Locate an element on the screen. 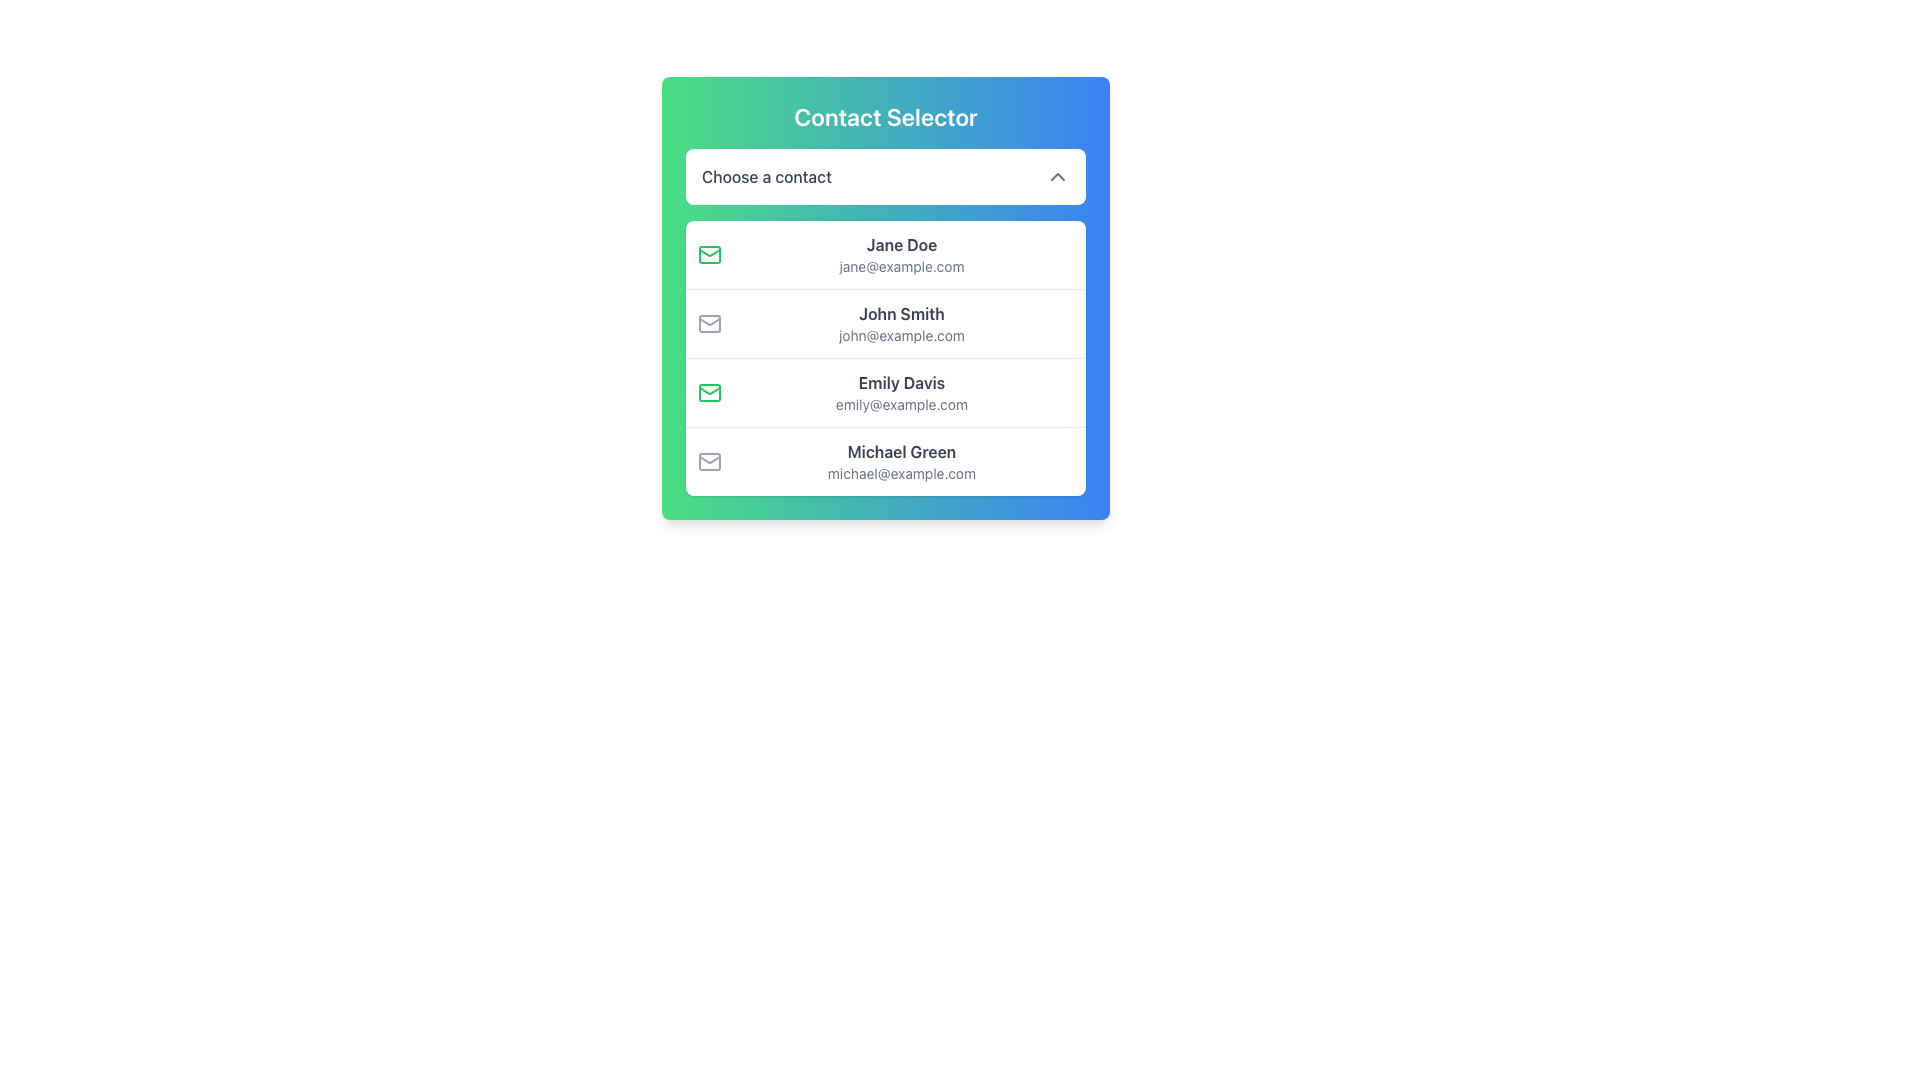  the list item displaying 'John Smith' with the envelope icon is located at coordinates (885, 298).